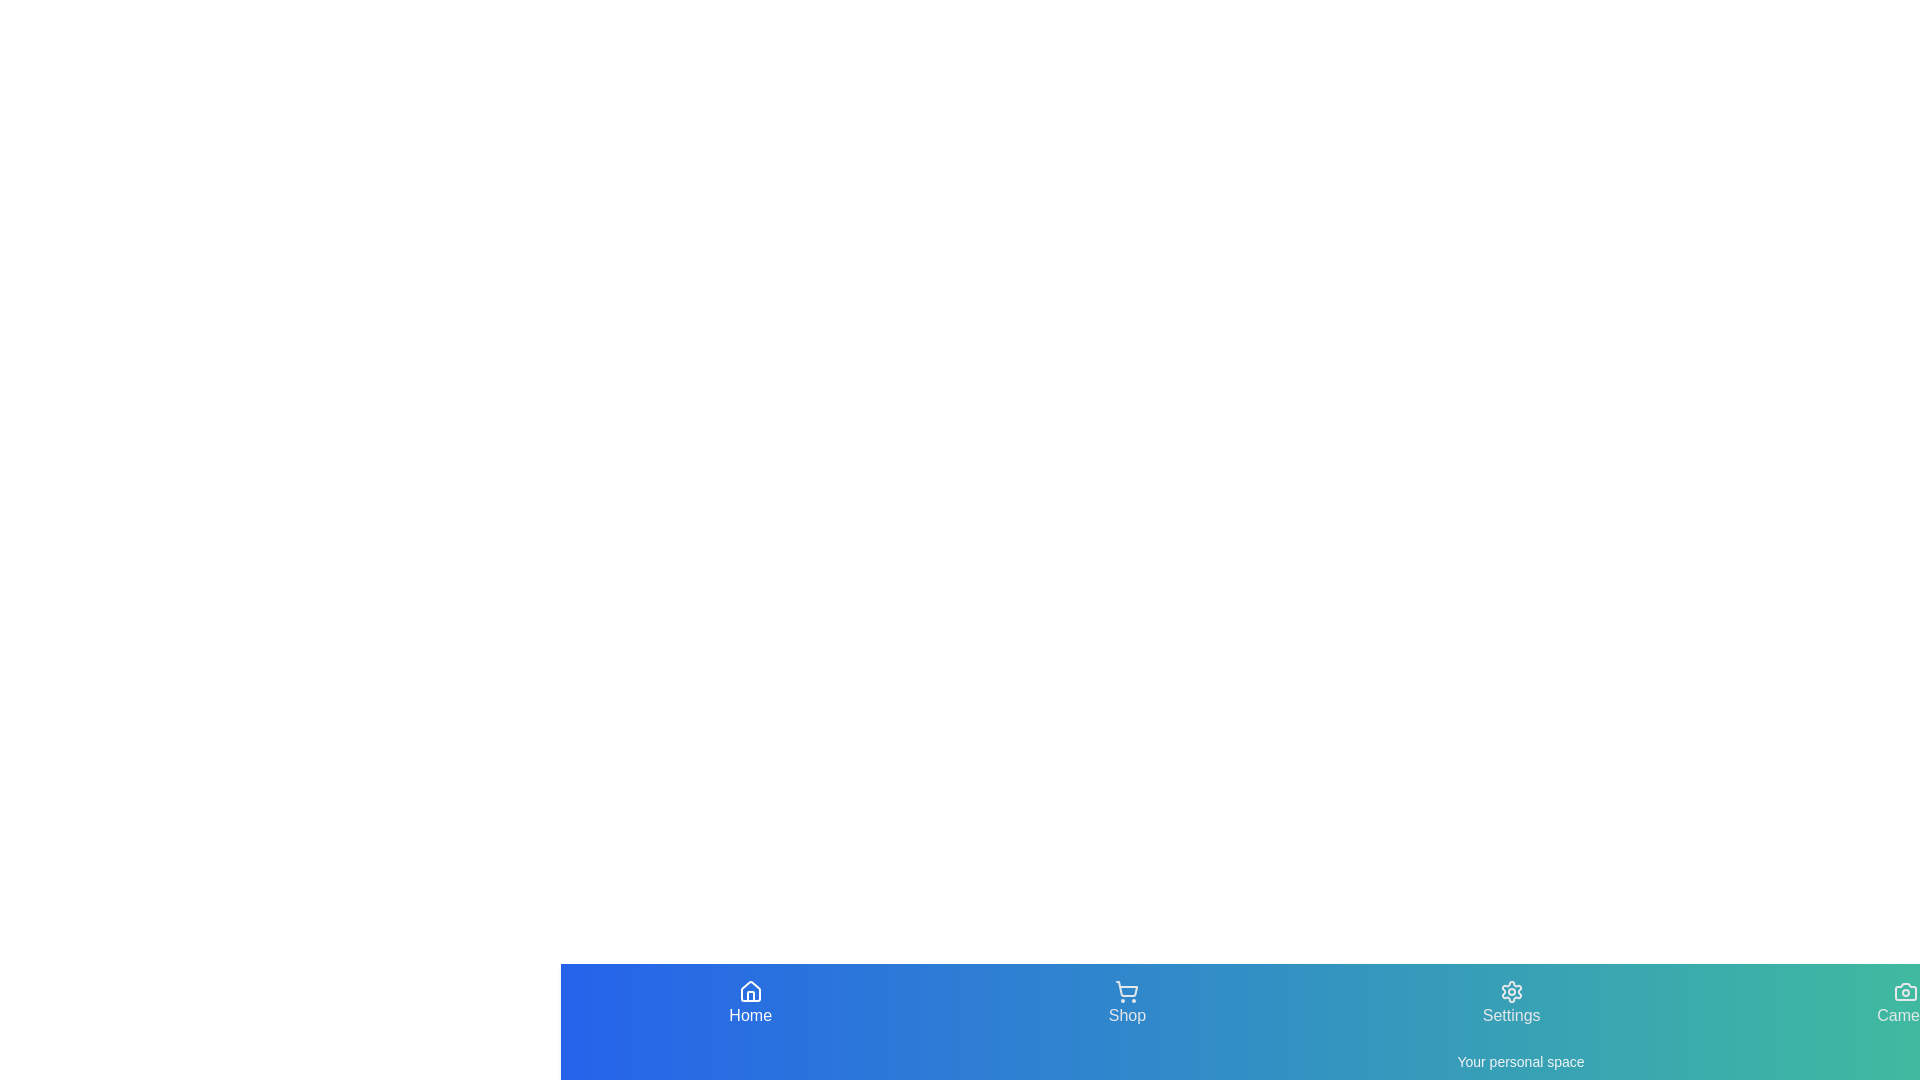  Describe the element at coordinates (1511, 1003) in the screenshot. I see `the tab labeled 'Settings' to preview its hover effect` at that location.